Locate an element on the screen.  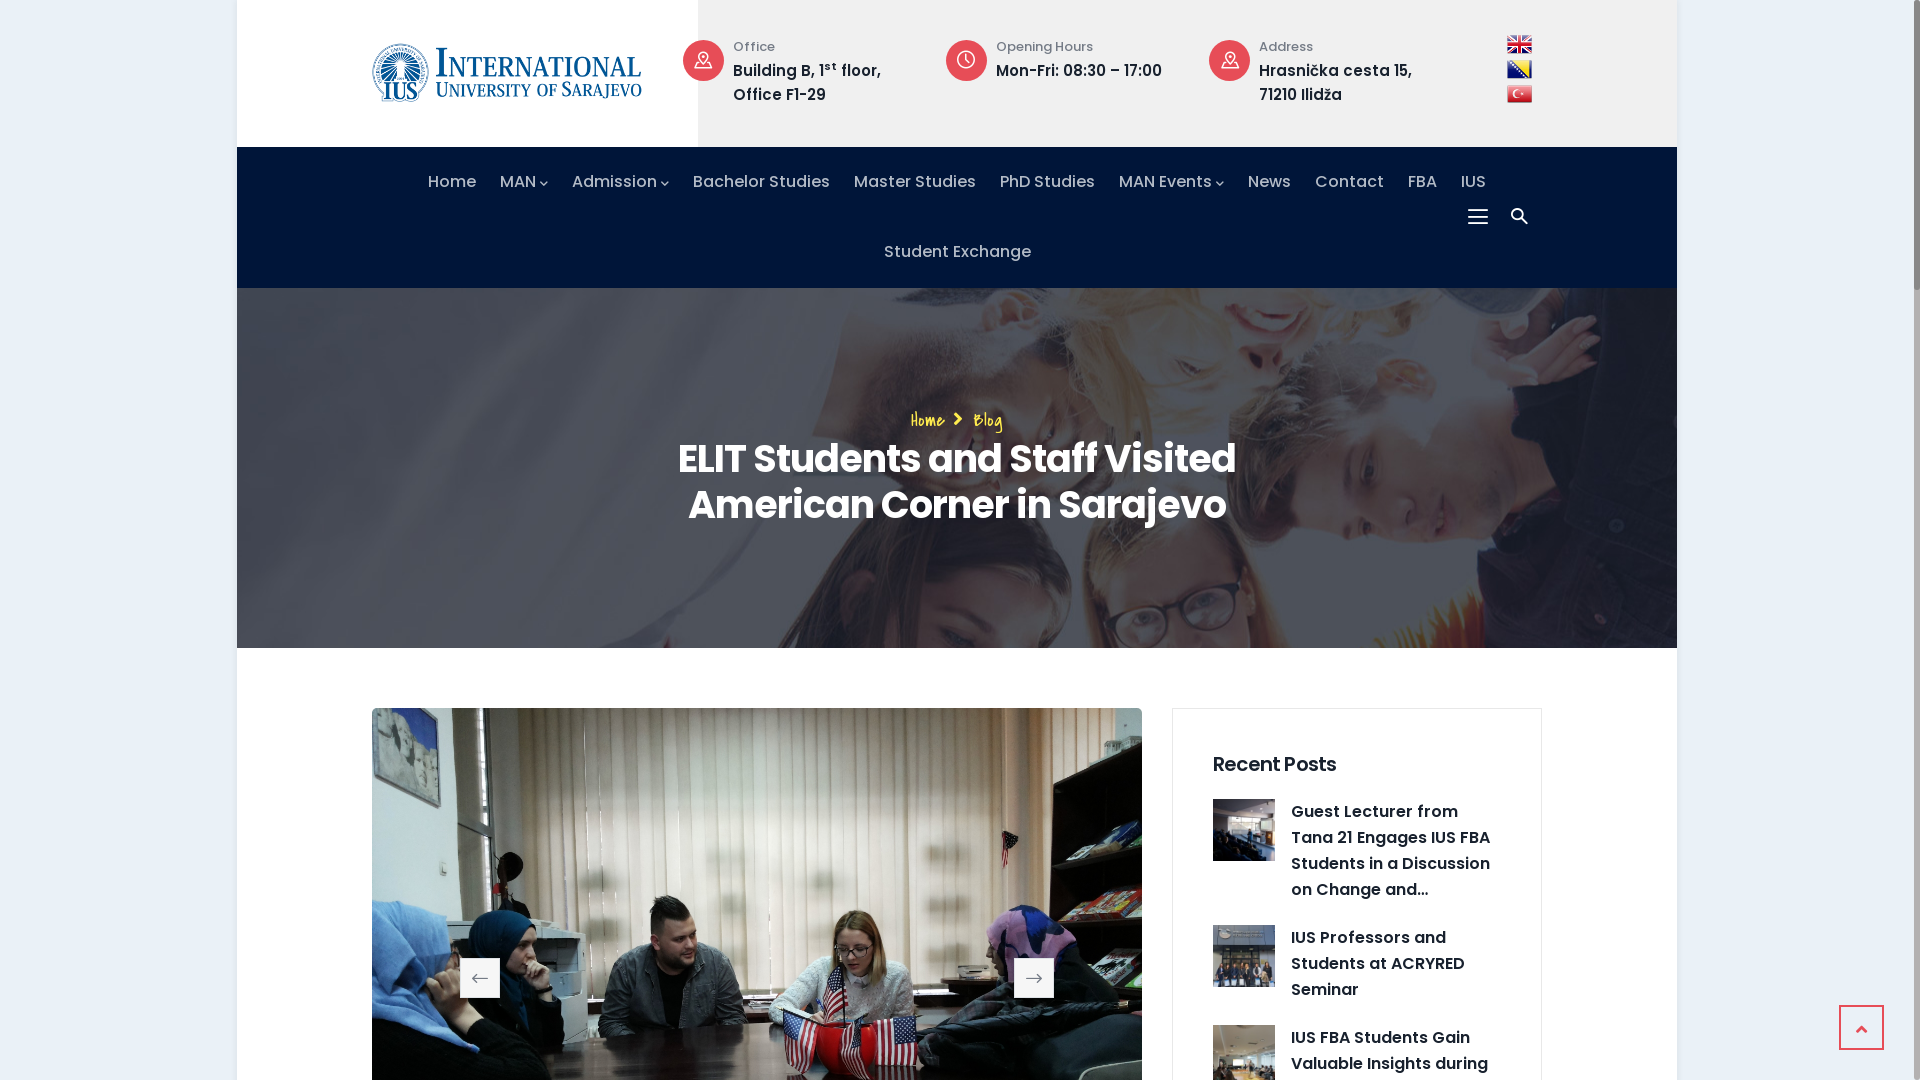
'IUS Professors and Students at ACRYRED Seminar' is located at coordinates (1242, 955).